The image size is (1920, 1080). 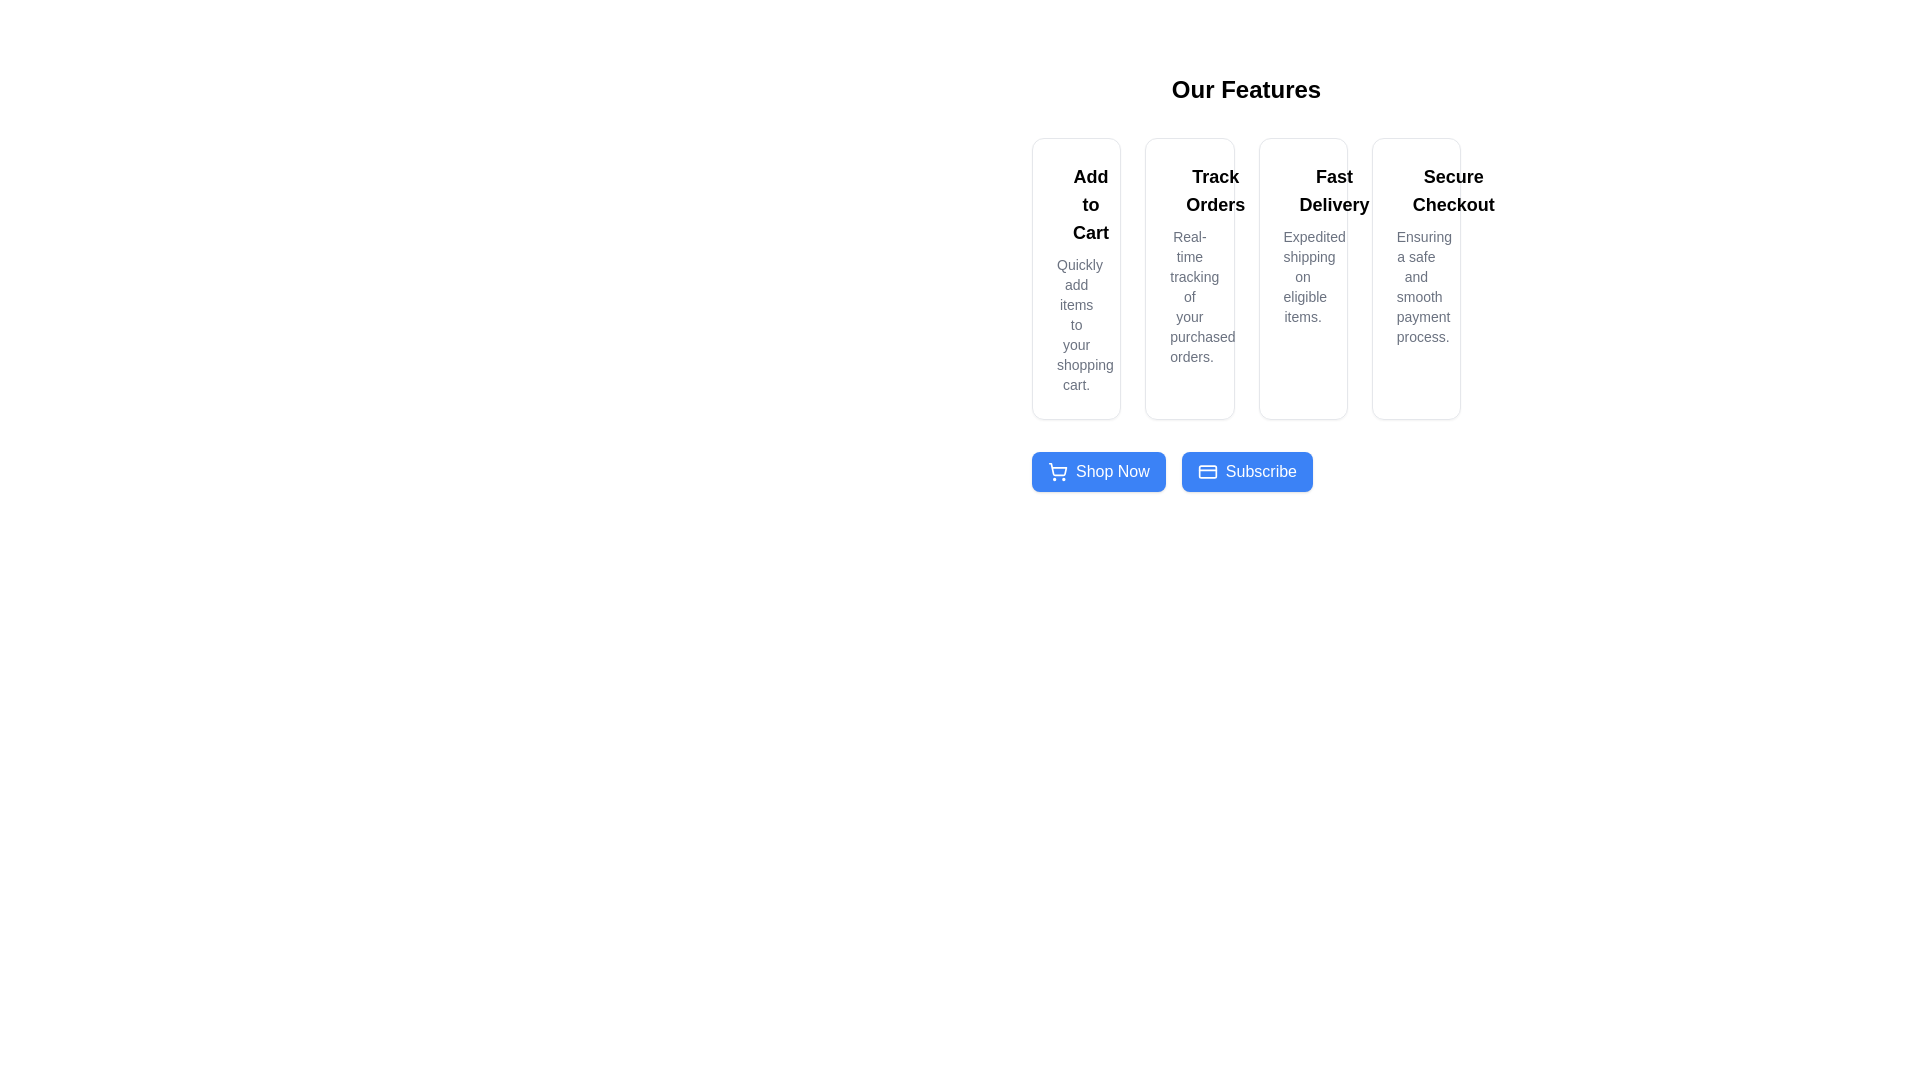 What do you see at coordinates (1056, 471) in the screenshot?
I see `the shopping cart icon located on the left side of the 'Shop Now' button to initiate shopping actions` at bounding box center [1056, 471].